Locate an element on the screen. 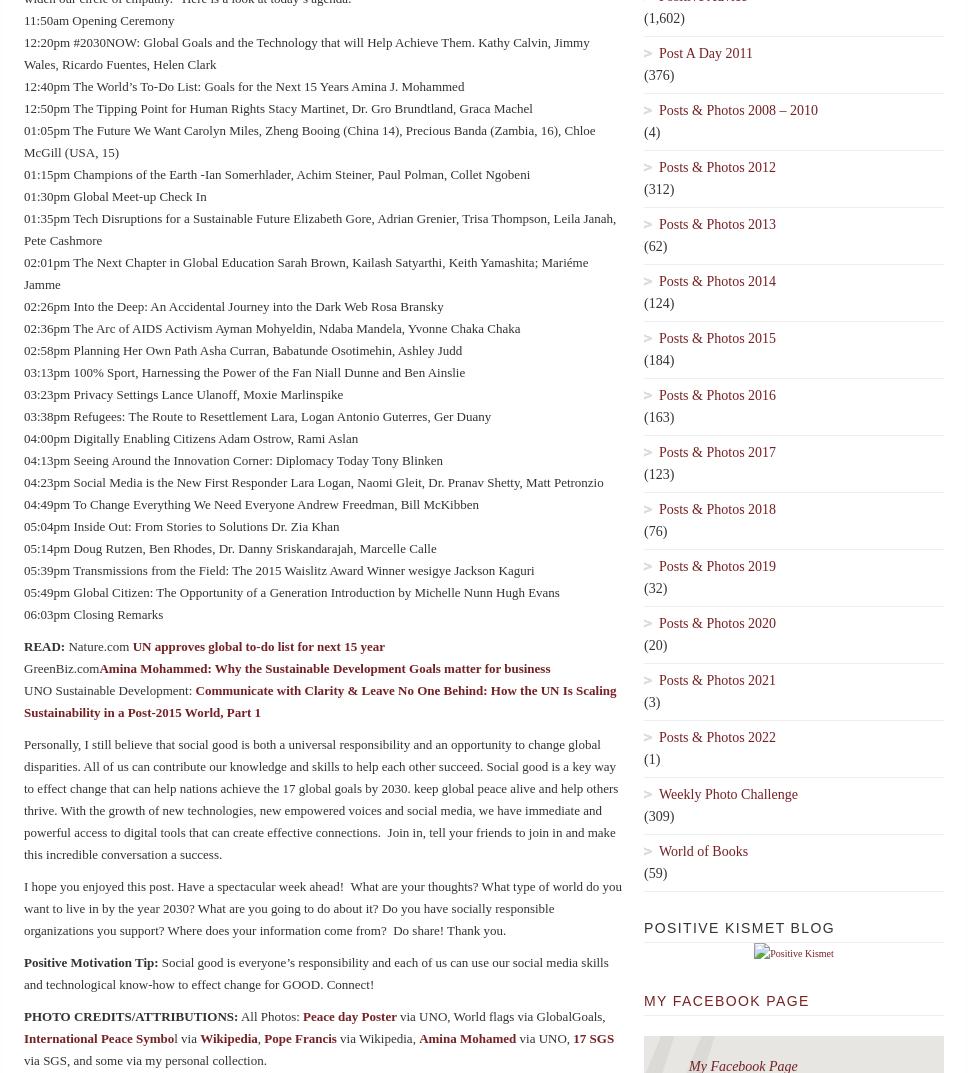 The image size is (968, 1073). 'Posts & Photos 2018' is located at coordinates (716, 508).